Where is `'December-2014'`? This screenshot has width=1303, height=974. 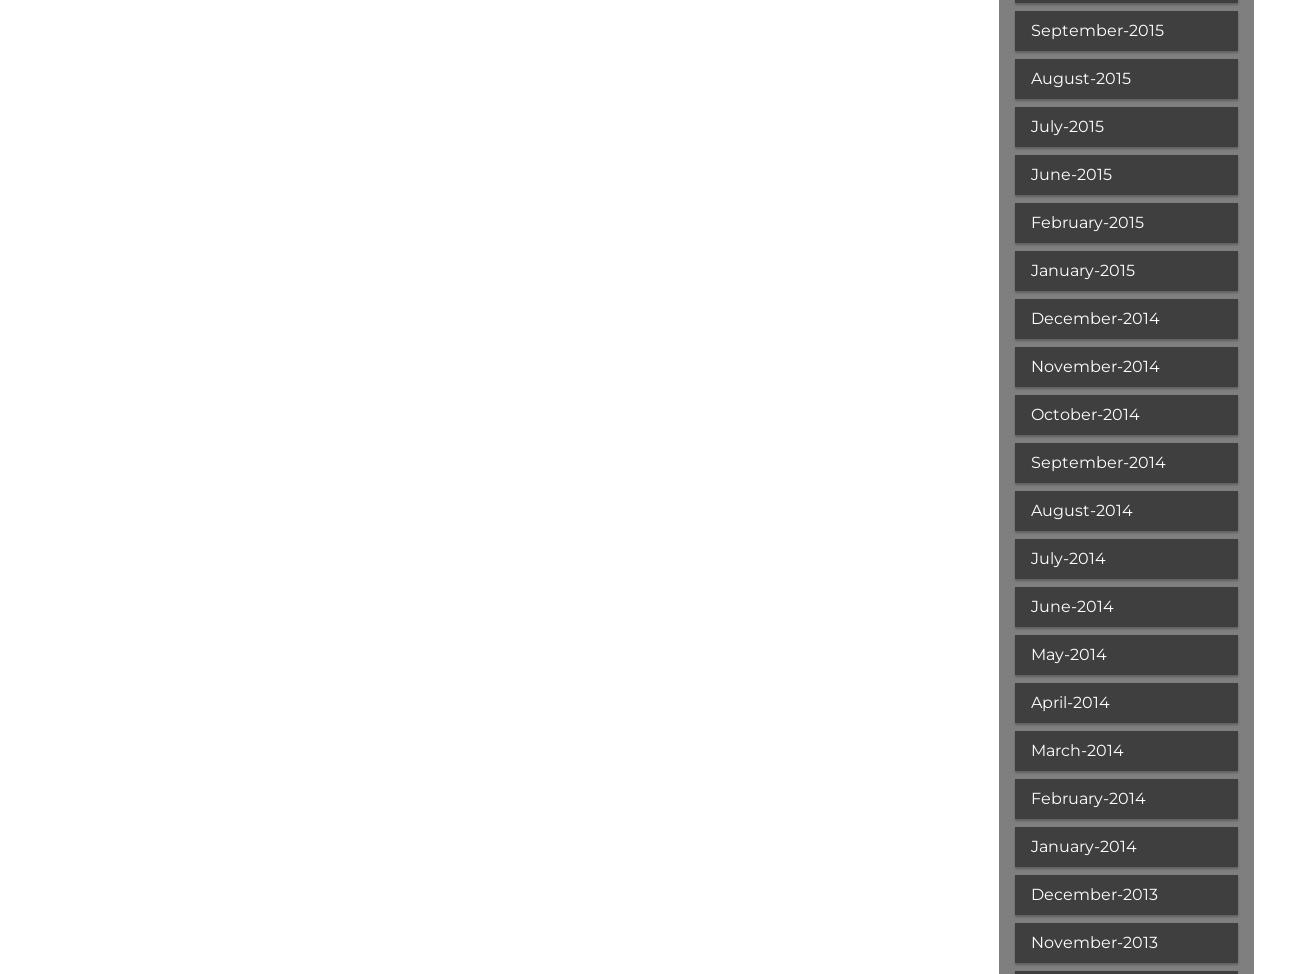 'December-2014' is located at coordinates (1030, 317).